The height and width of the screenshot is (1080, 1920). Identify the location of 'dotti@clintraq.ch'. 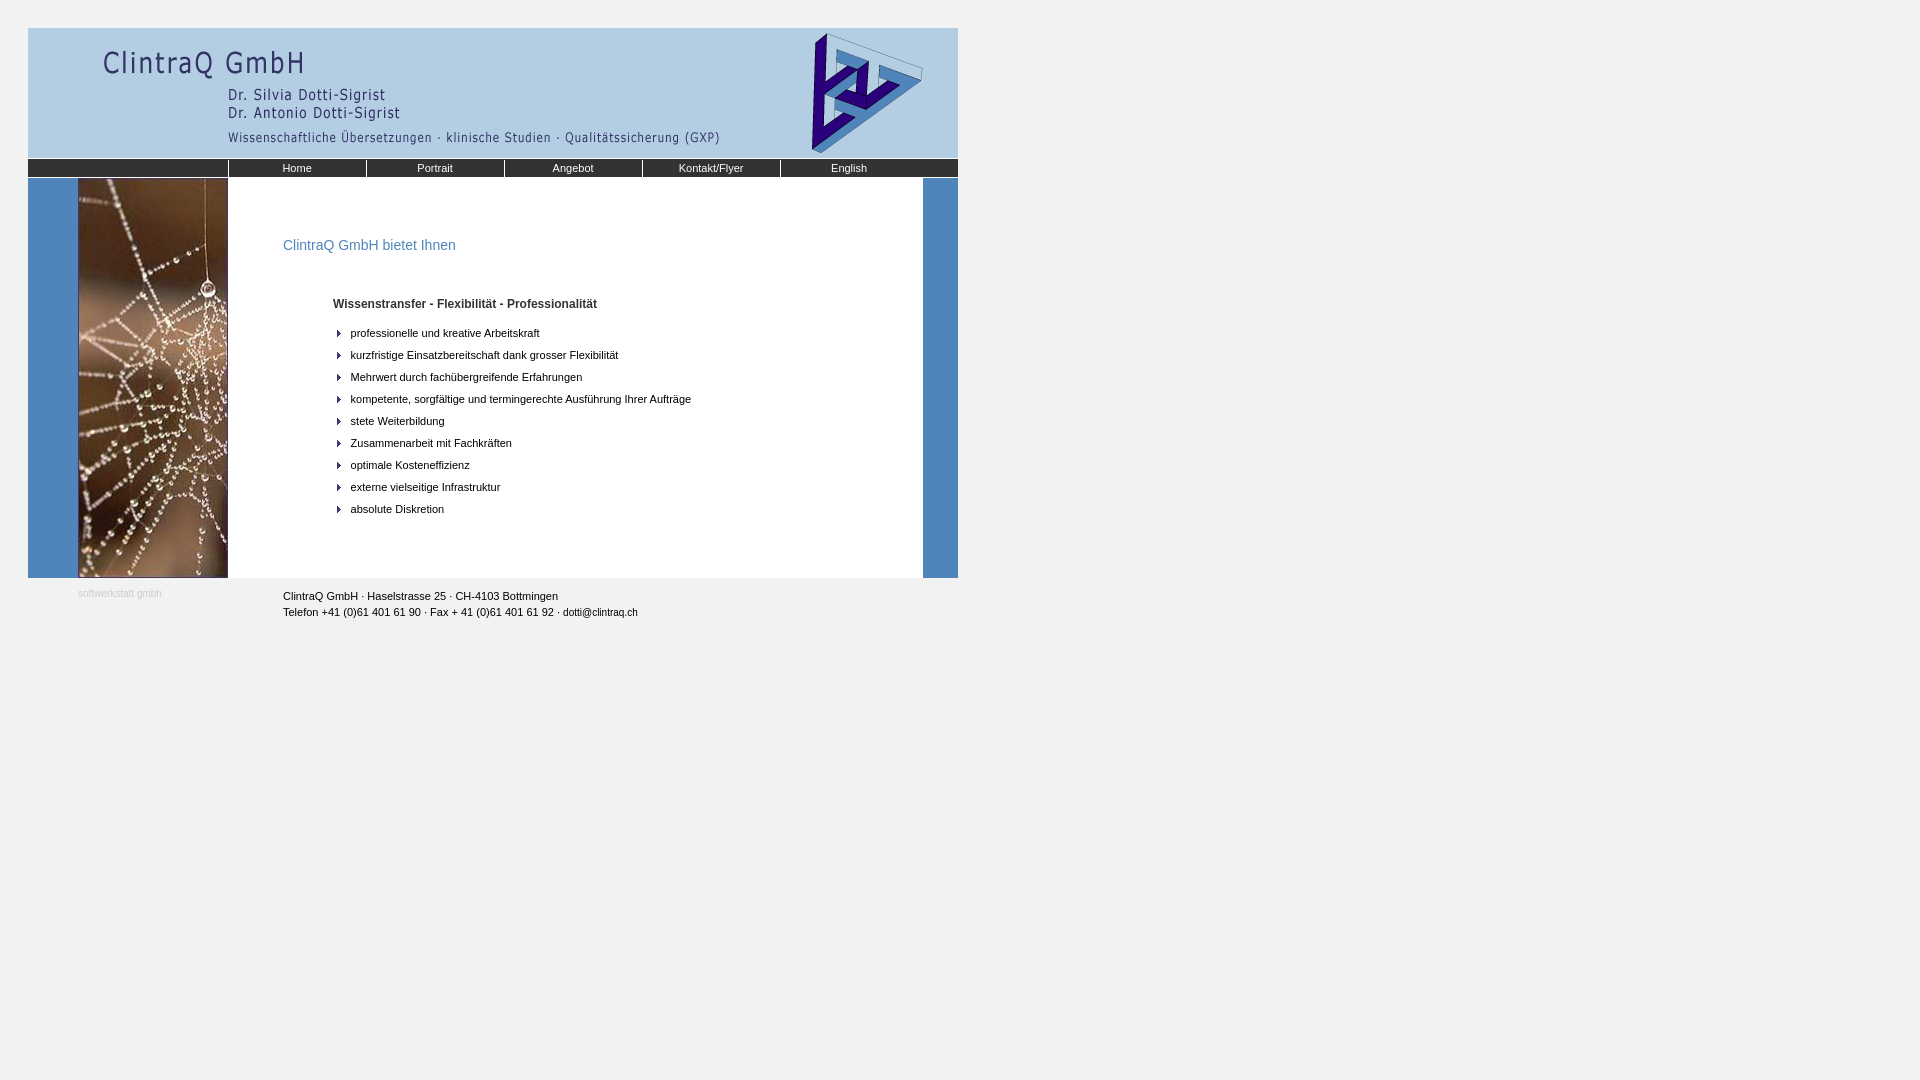
(599, 611).